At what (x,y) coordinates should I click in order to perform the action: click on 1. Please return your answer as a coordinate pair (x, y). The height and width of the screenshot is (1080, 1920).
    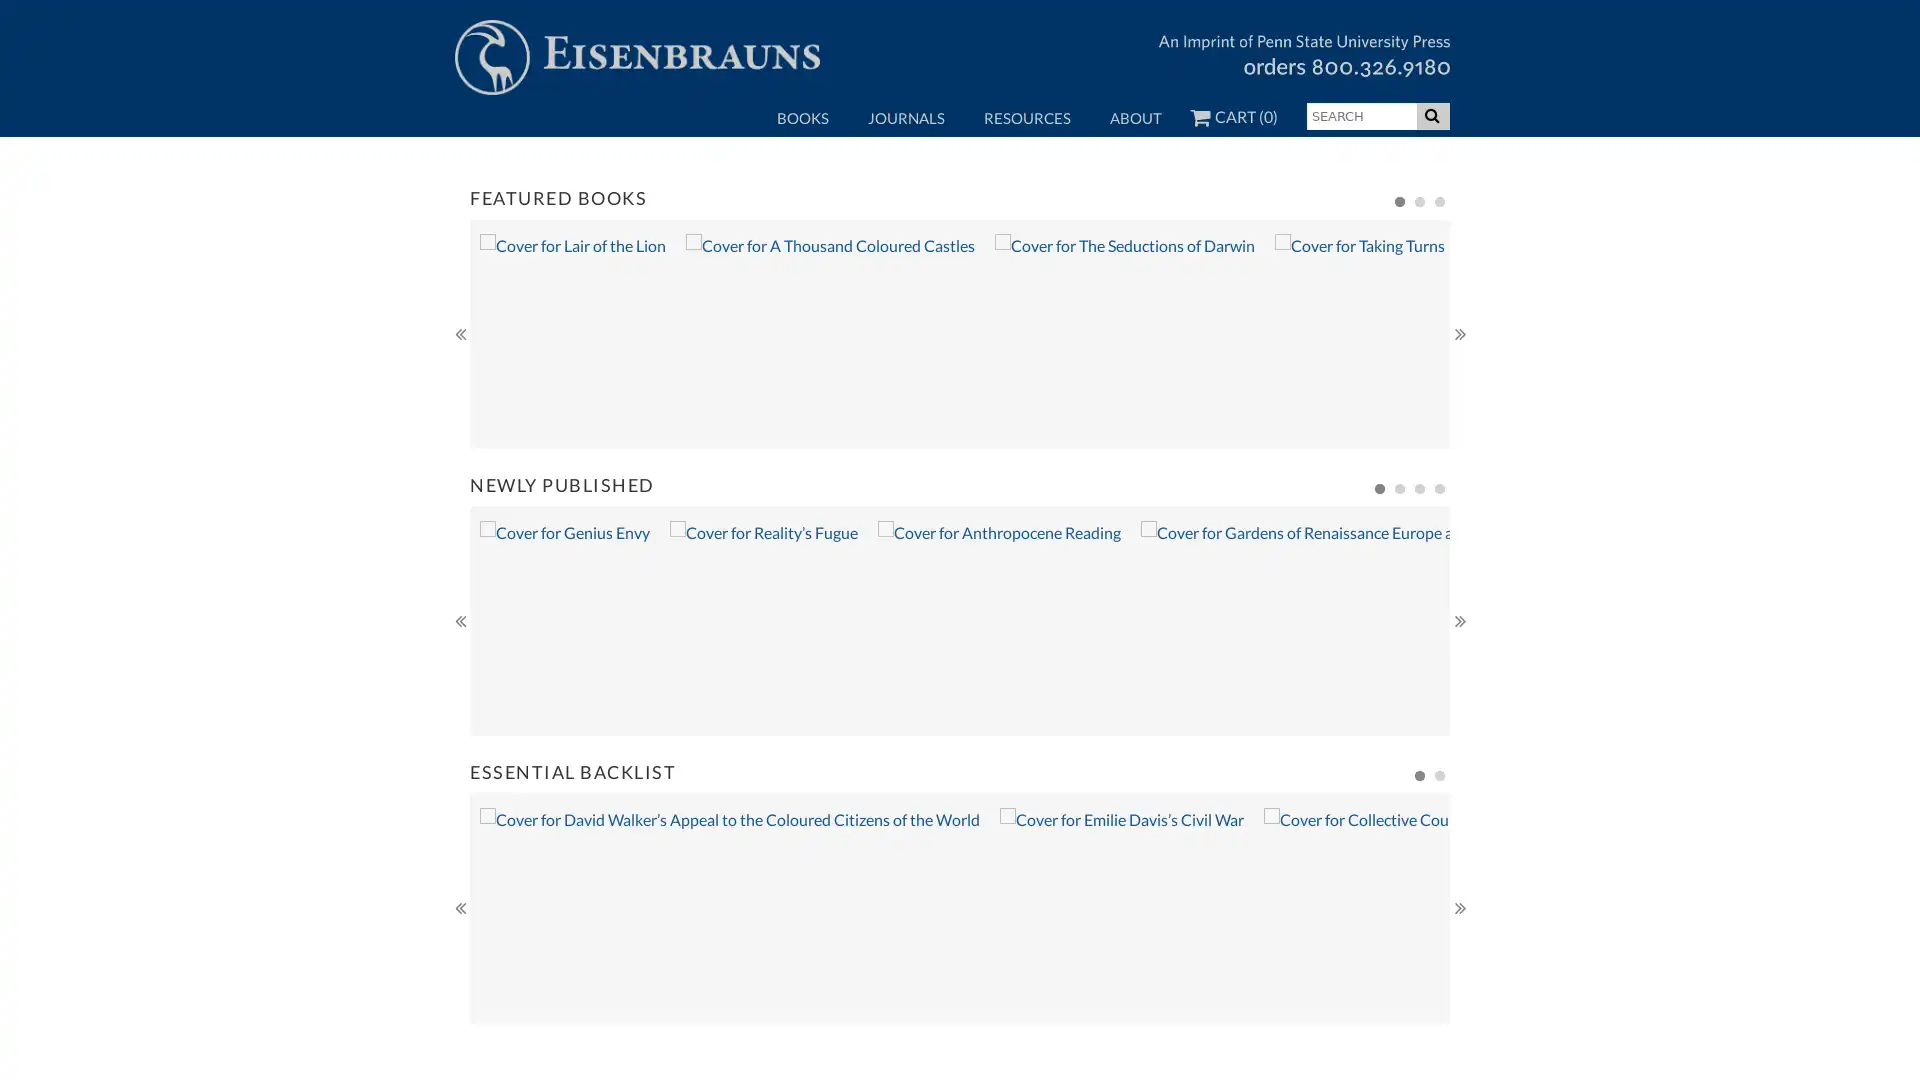
    Looking at the image, I should click on (1399, 203).